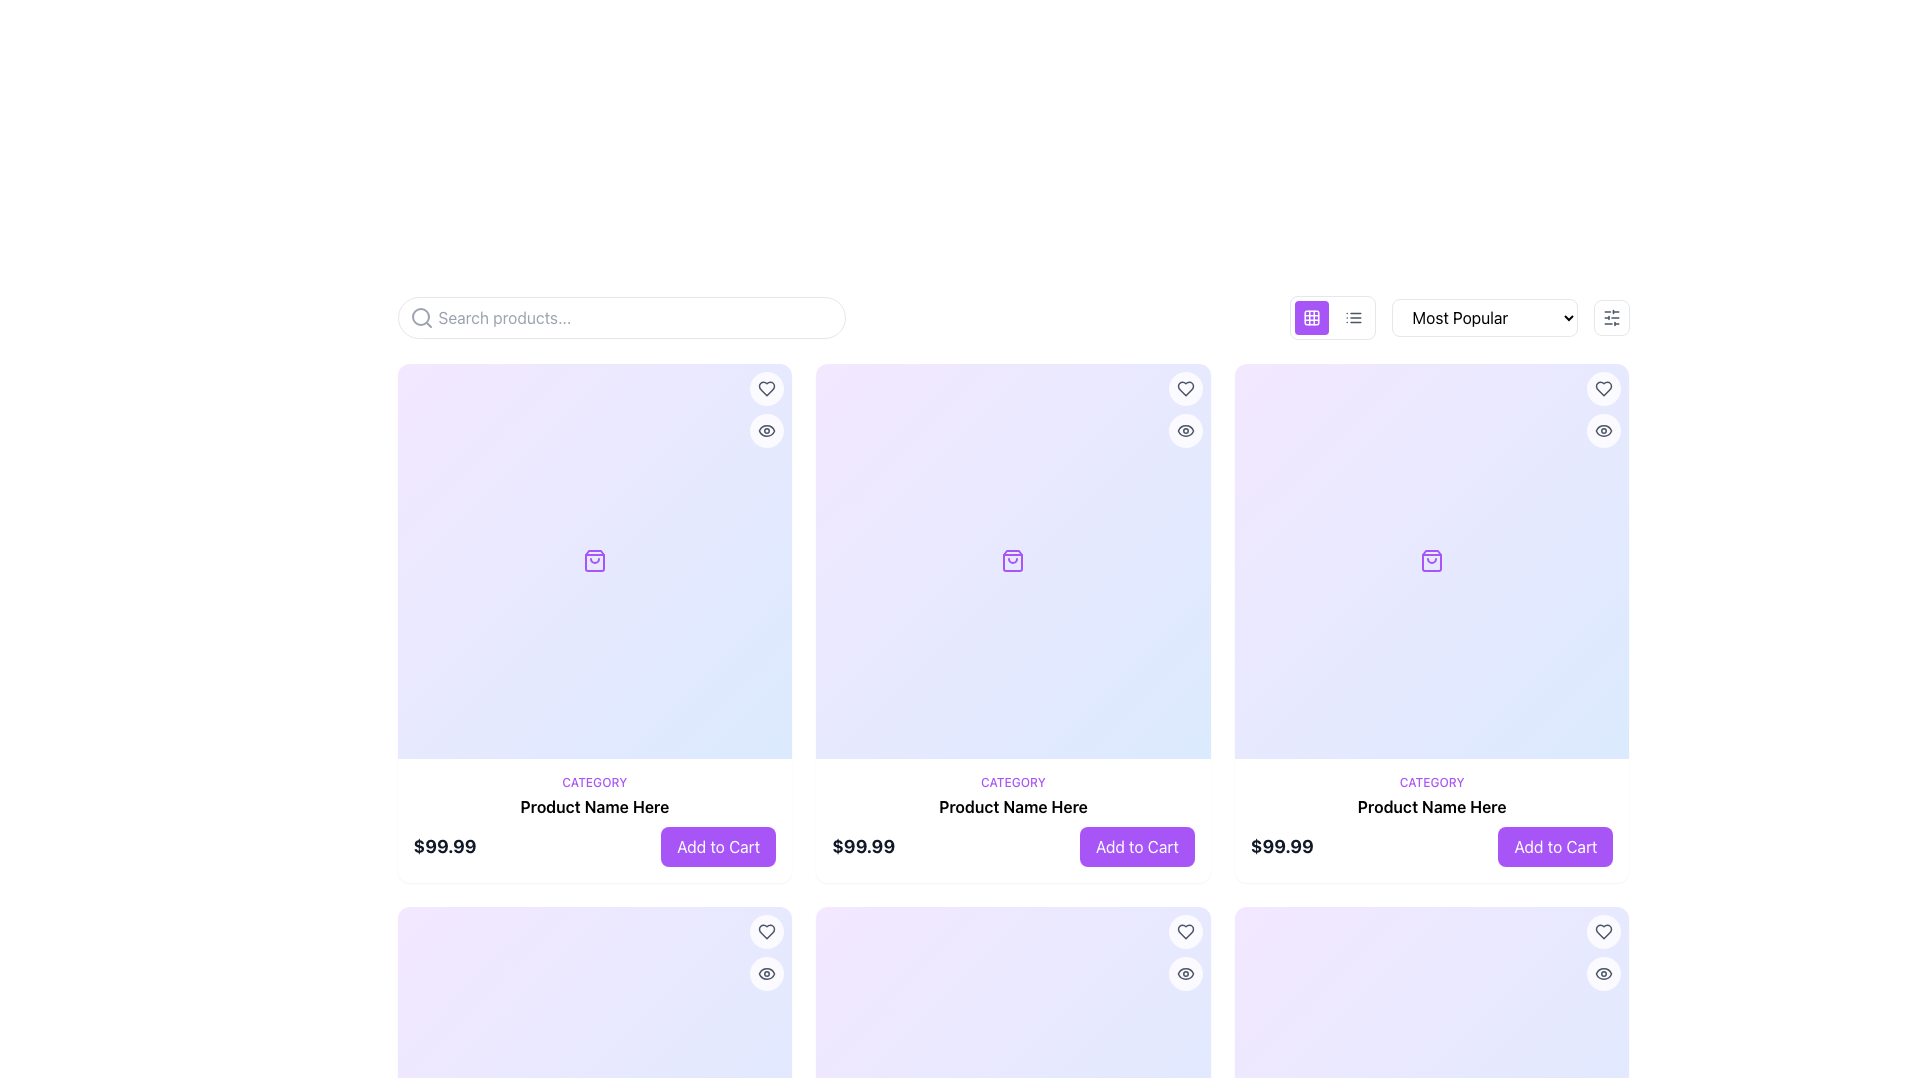 The image size is (1920, 1080). I want to click on the circular eye icon button located in the lower-right corner of the product card, so click(766, 972).